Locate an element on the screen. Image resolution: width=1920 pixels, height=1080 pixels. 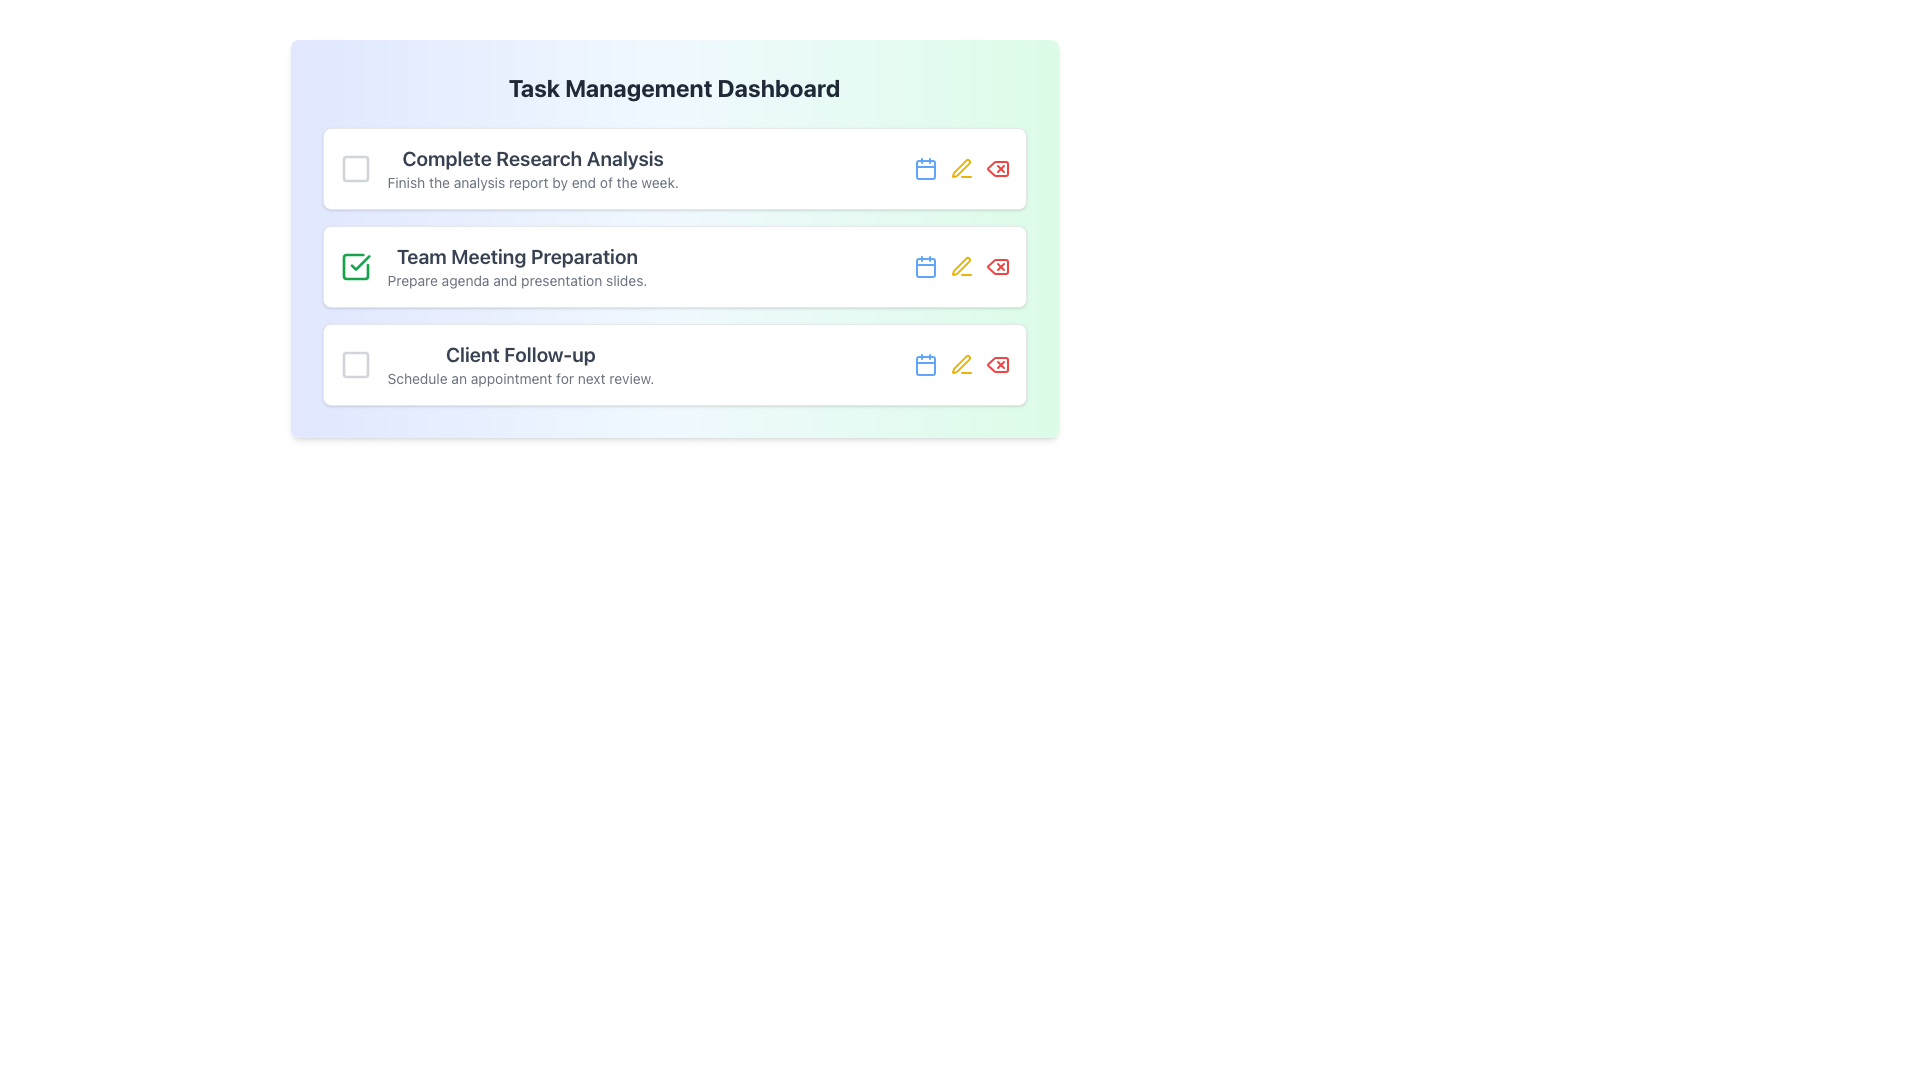
the checkbox icon located is located at coordinates (355, 365).